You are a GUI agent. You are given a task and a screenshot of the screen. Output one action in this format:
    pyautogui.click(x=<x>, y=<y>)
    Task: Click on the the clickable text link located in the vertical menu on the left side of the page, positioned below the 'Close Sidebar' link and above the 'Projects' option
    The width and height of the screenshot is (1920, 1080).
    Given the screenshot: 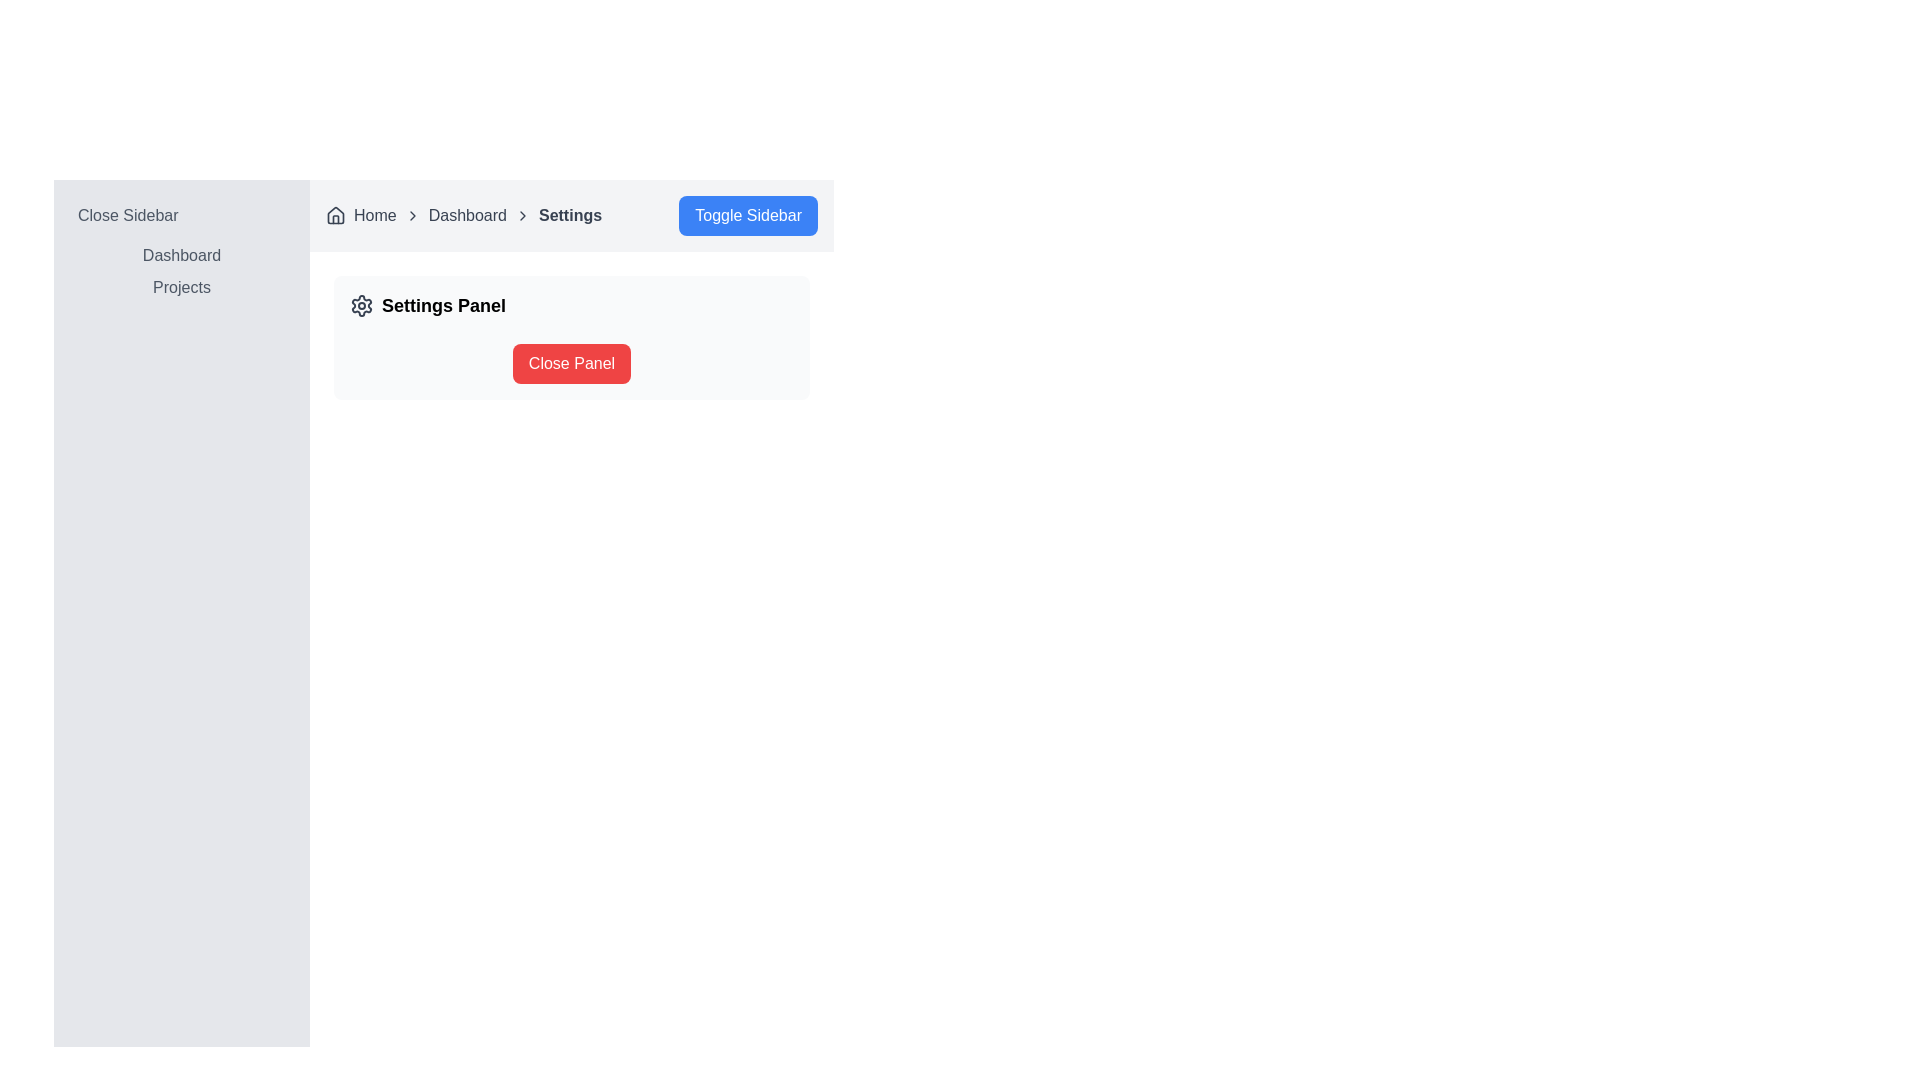 What is the action you would take?
    pyautogui.click(x=182, y=253)
    